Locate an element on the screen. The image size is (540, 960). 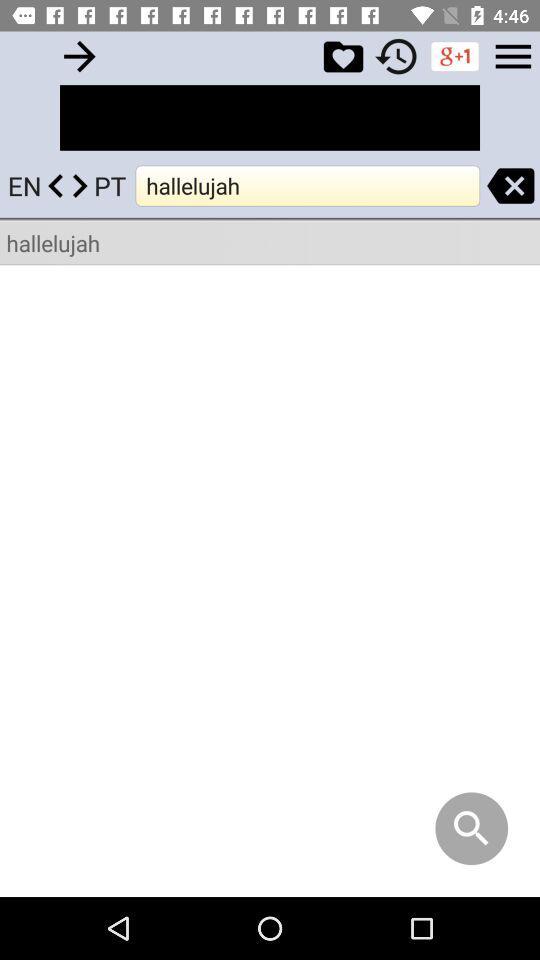
backspace is located at coordinates (510, 185).